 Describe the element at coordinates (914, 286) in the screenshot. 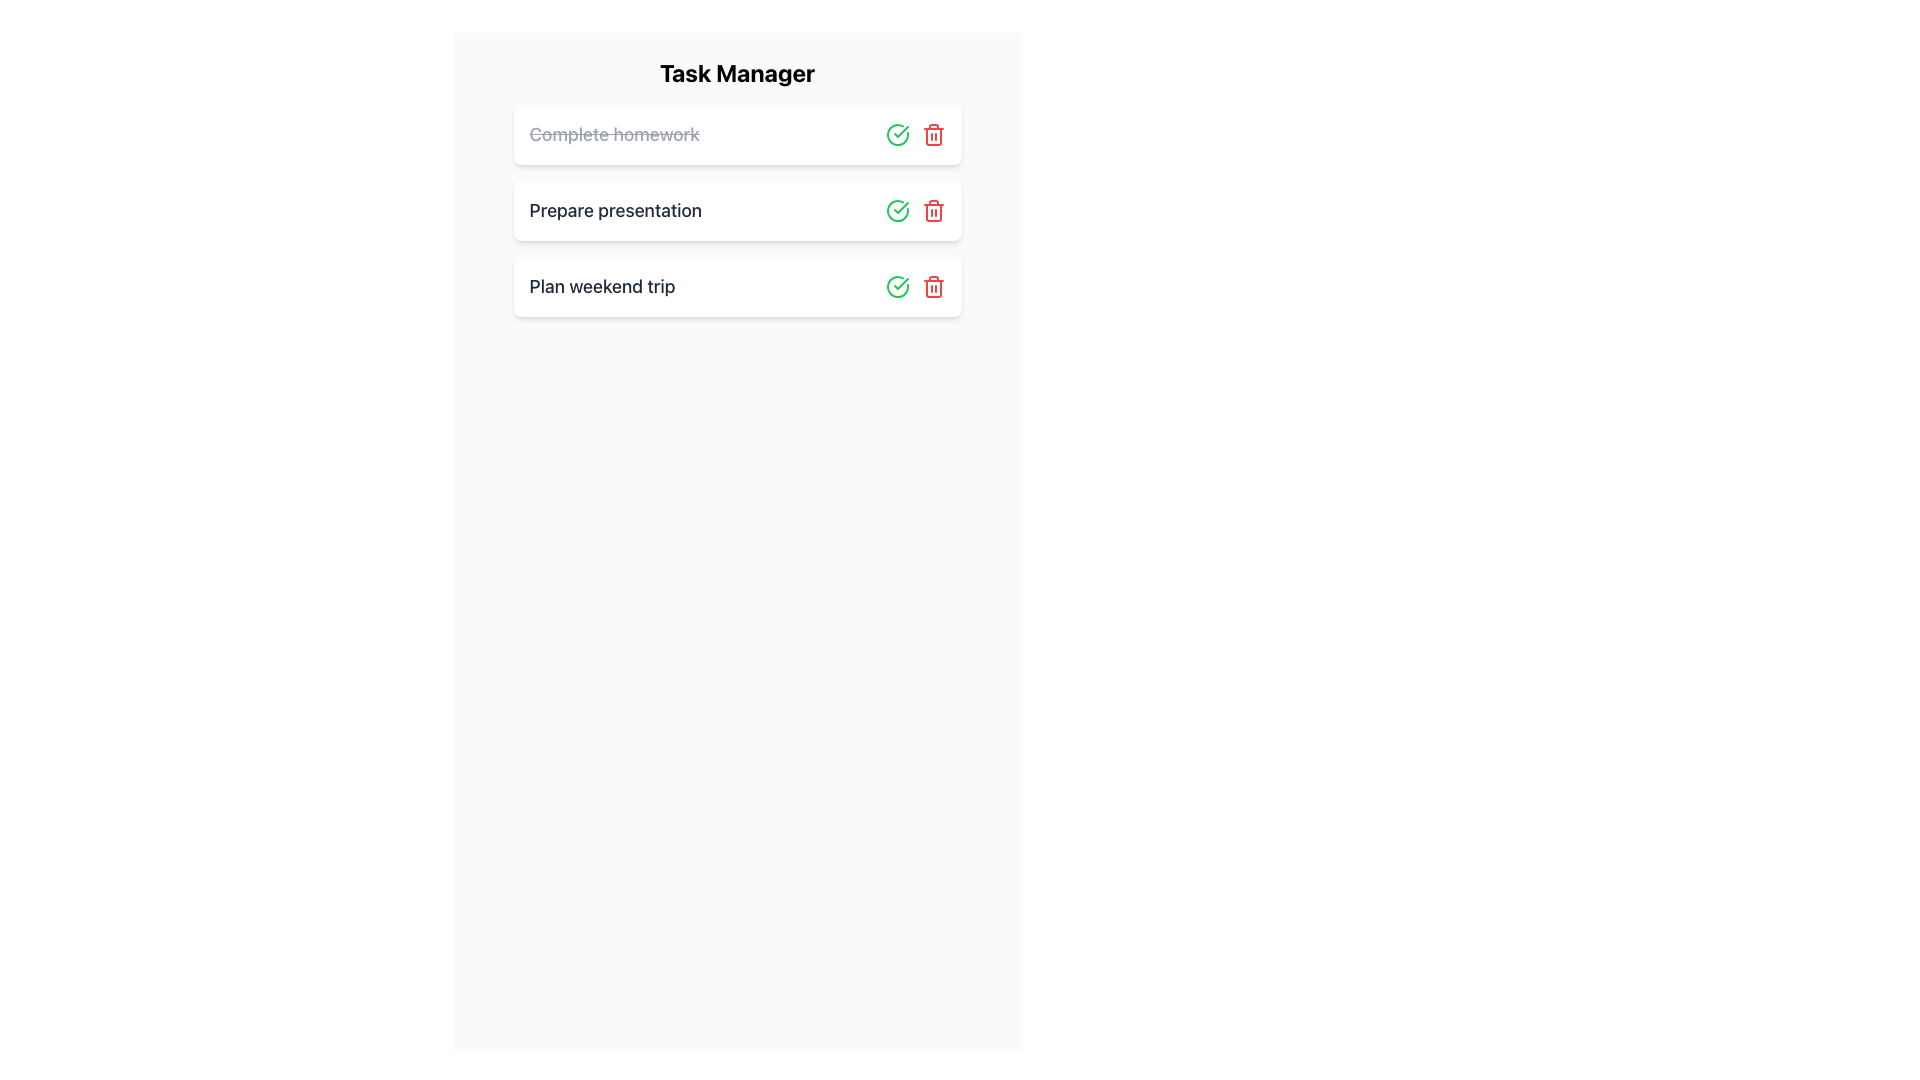

I see `the Grouped Interactive Icons next to the 'Plan weekend trip' text` at that location.